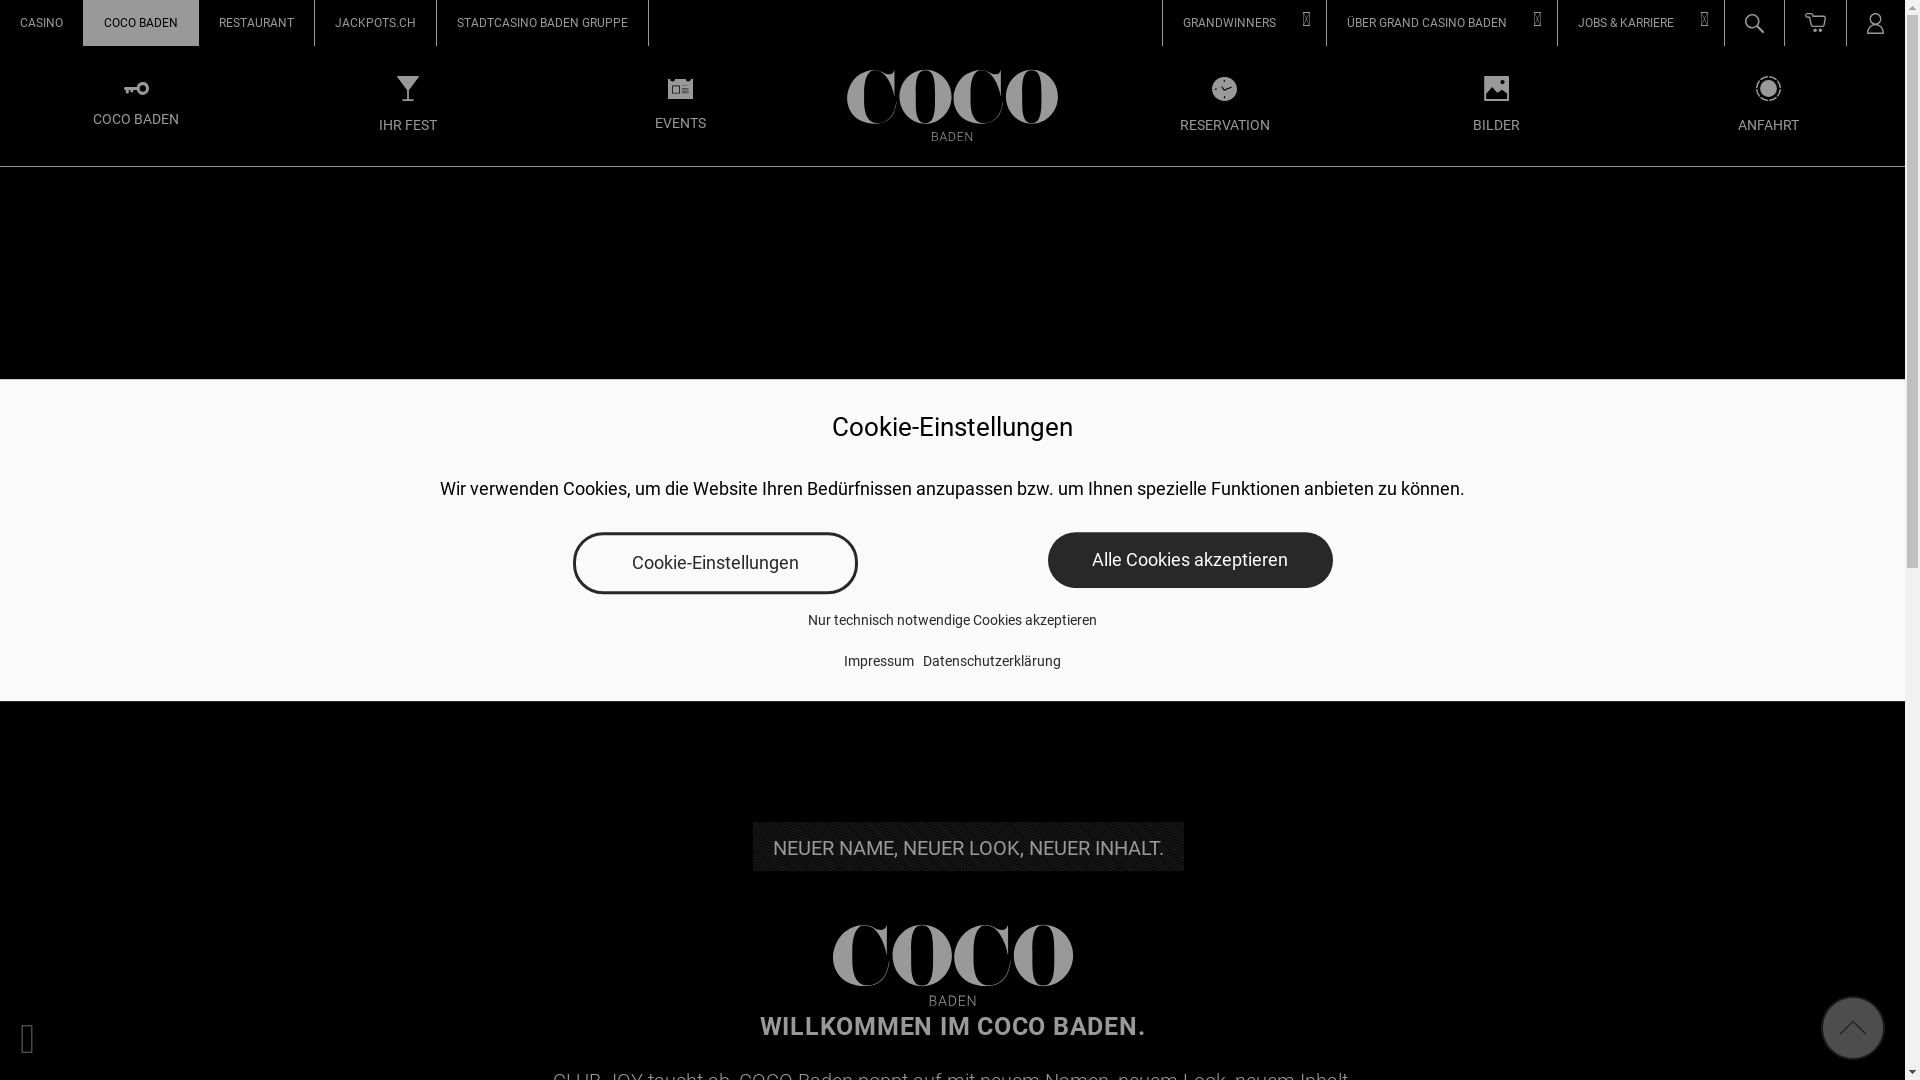  I want to click on 'NEUER NAME, NEUER LOOK, NEUER INHALT.', so click(967, 846).